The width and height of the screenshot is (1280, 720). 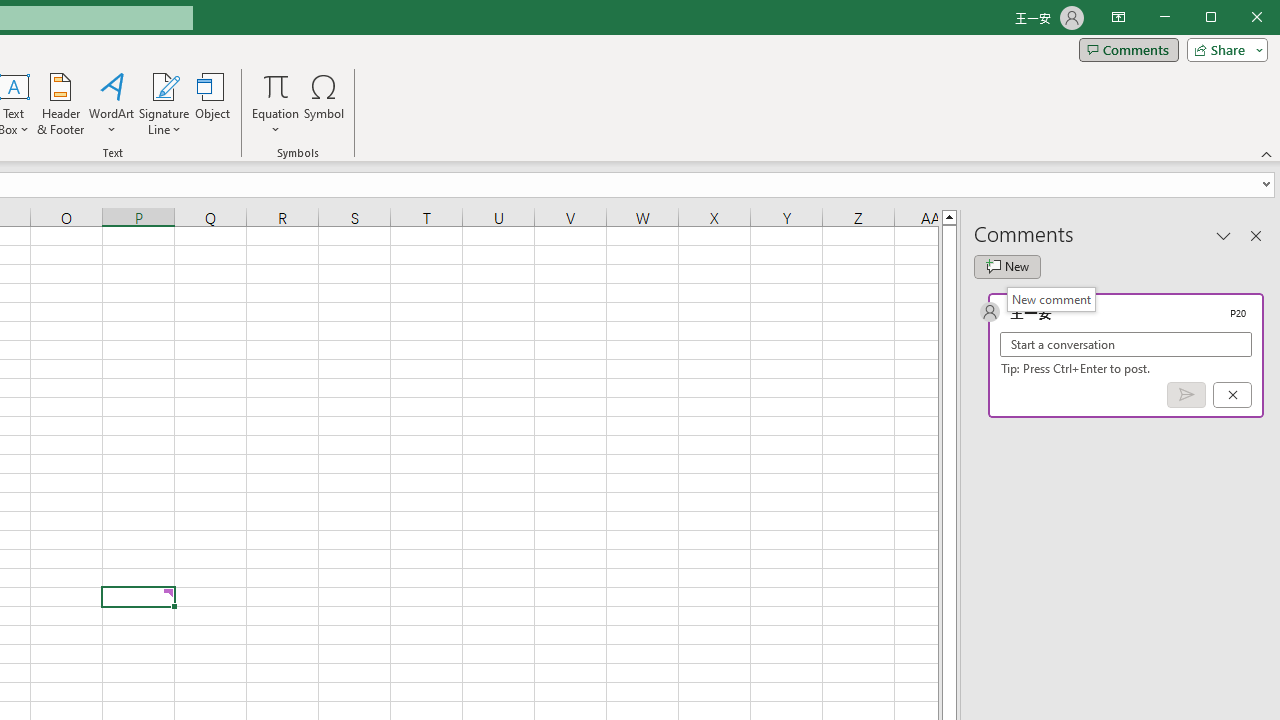 What do you see at coordinates (1223, 234) in the screenshot?
I see `'Task Pane Options'` at bounding box center [1223, 234].